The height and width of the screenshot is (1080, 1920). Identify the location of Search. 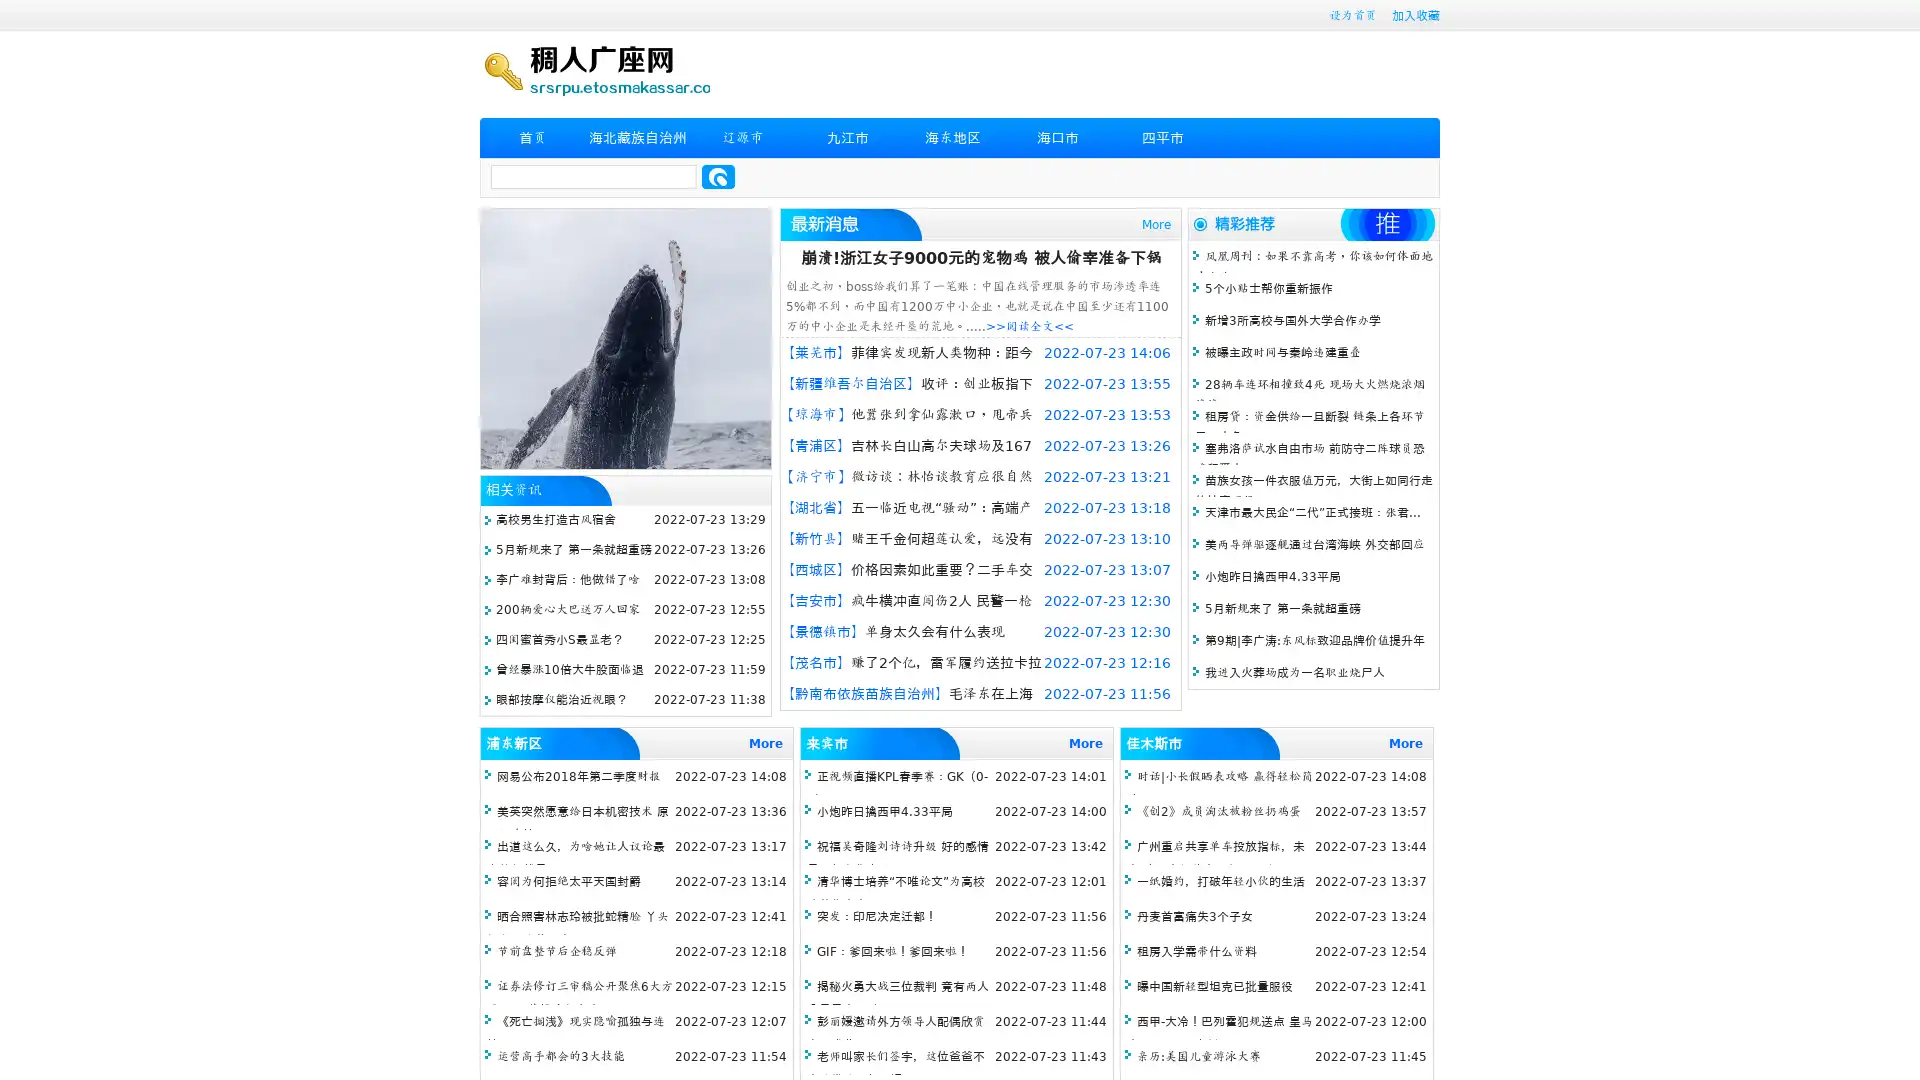
(718, 176).